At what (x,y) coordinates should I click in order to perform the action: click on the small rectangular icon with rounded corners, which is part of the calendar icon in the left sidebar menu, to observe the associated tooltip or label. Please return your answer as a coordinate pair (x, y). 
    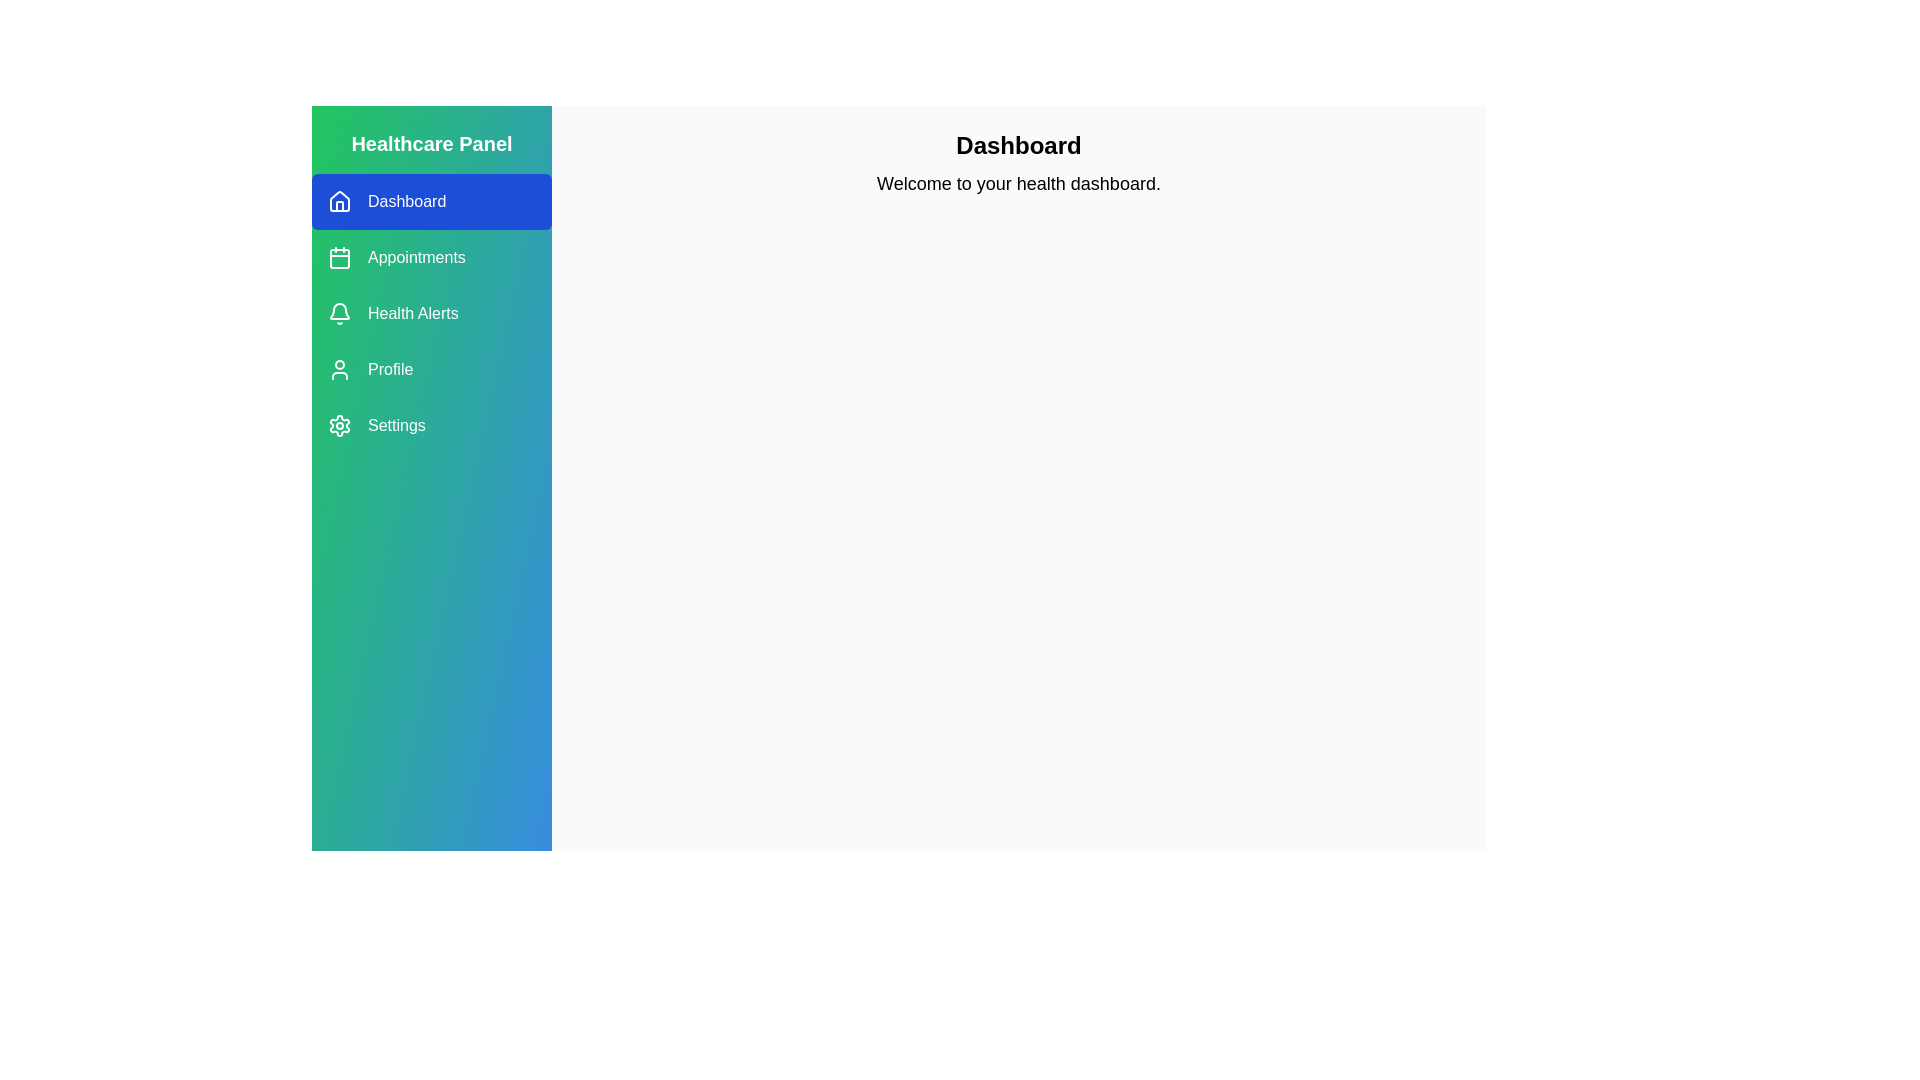
    Looking at the image, I should click on (340, 257).